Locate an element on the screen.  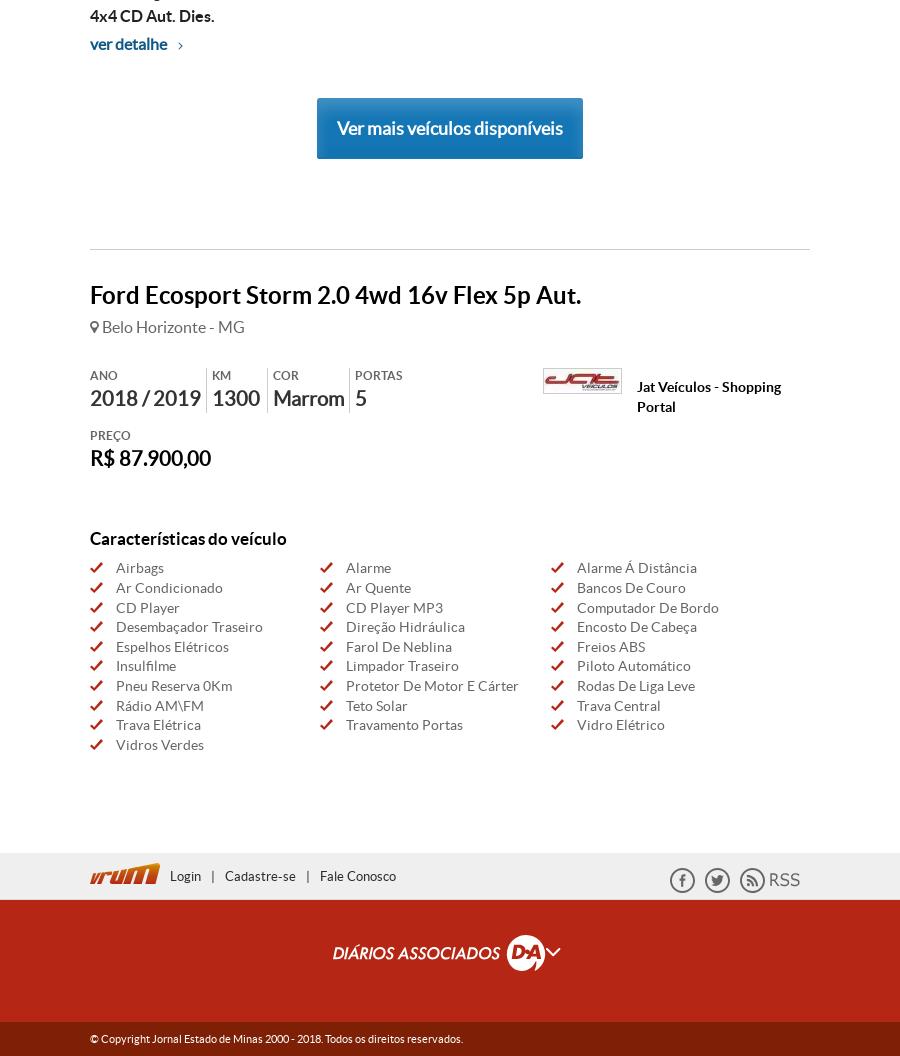
'R$ 87.900,00' is located at coordinates (150, 457).